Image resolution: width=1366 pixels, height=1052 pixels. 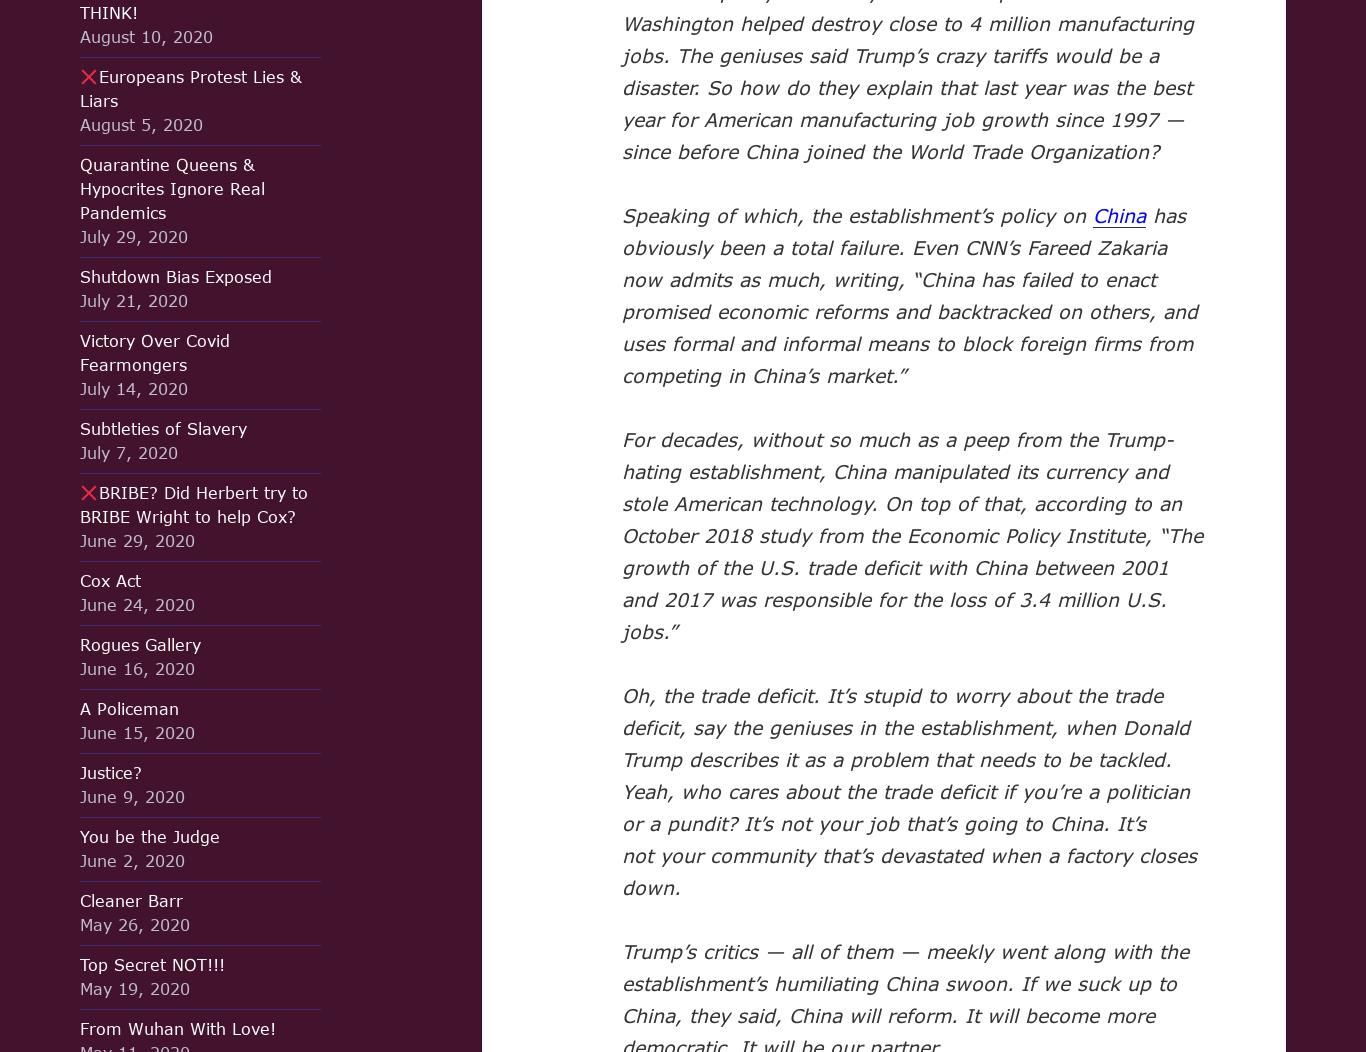 What do you see at coordinates (189, 88) in the screenshot?
I see `'Europeans Protest Lies & Liars'` at bounding box center [189, 88].